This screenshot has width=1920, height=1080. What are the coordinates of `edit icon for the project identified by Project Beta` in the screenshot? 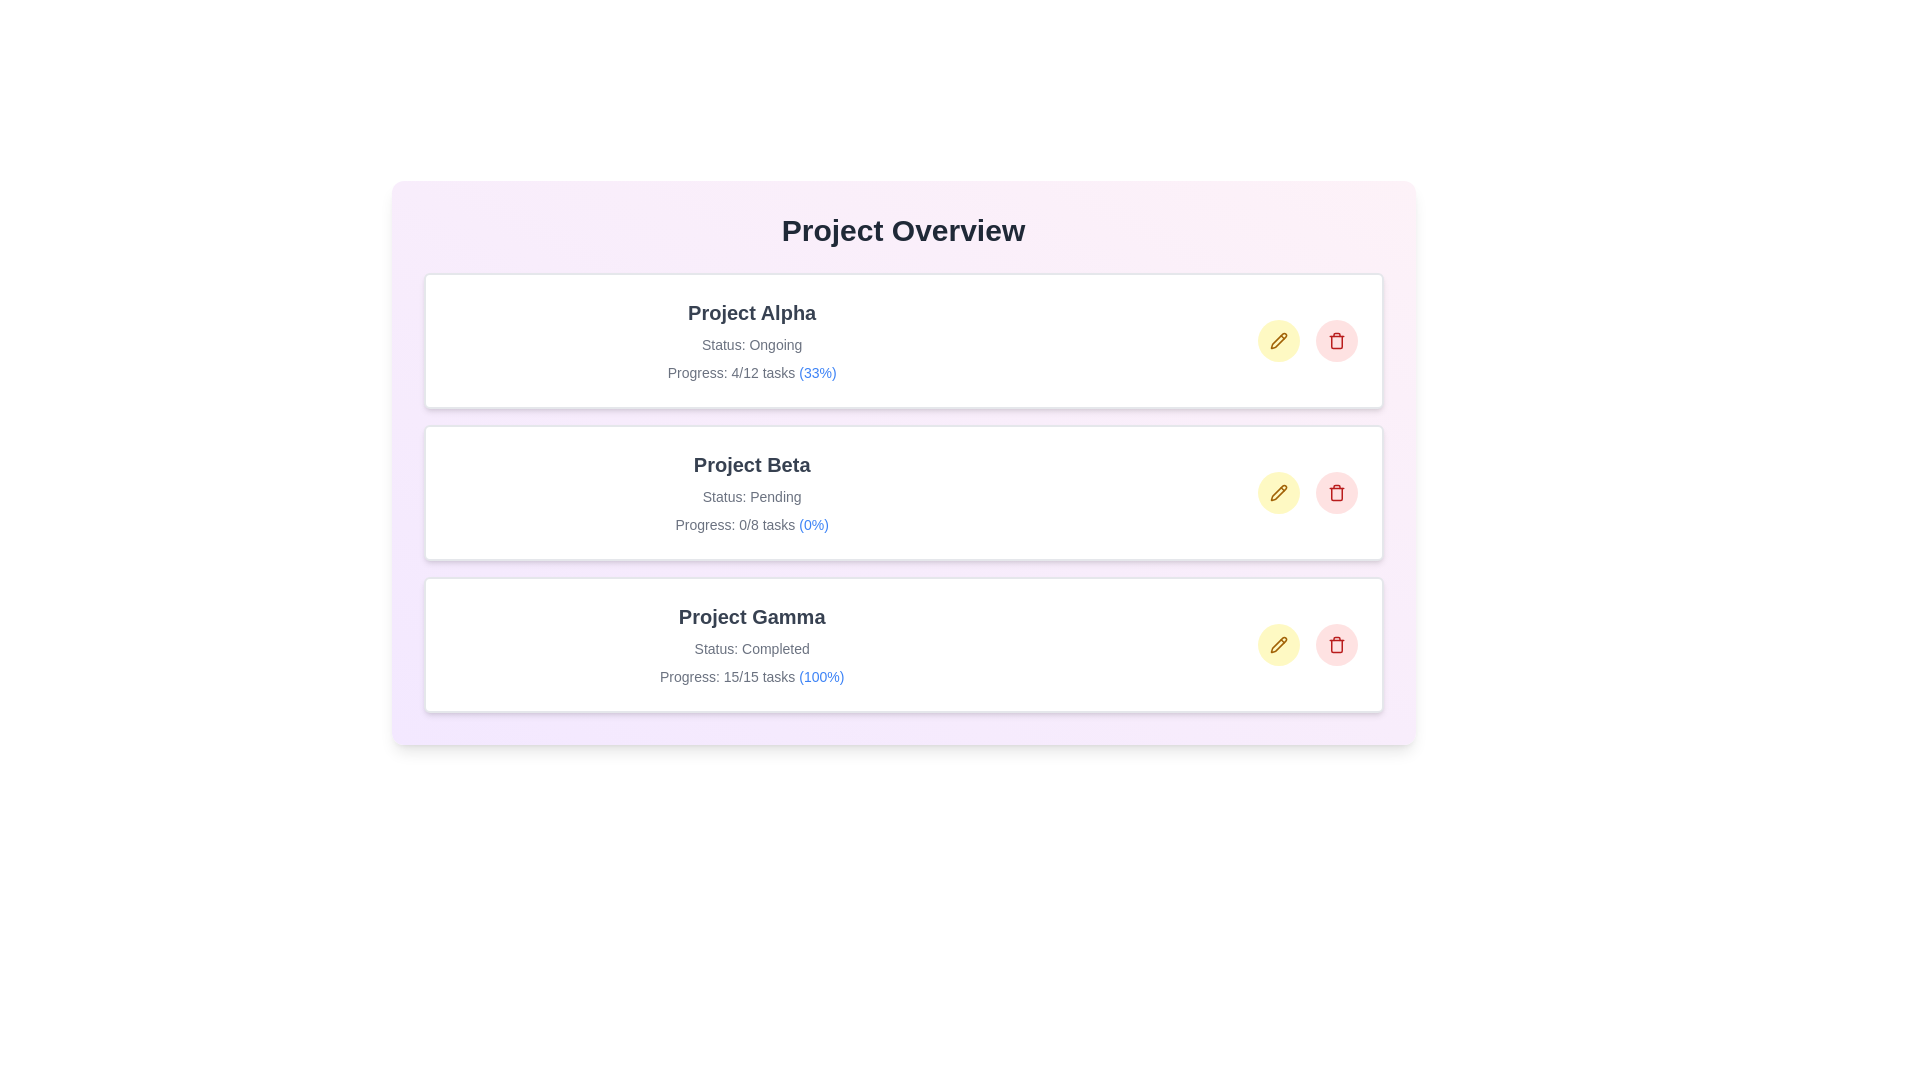 It's located at (1277, 493).